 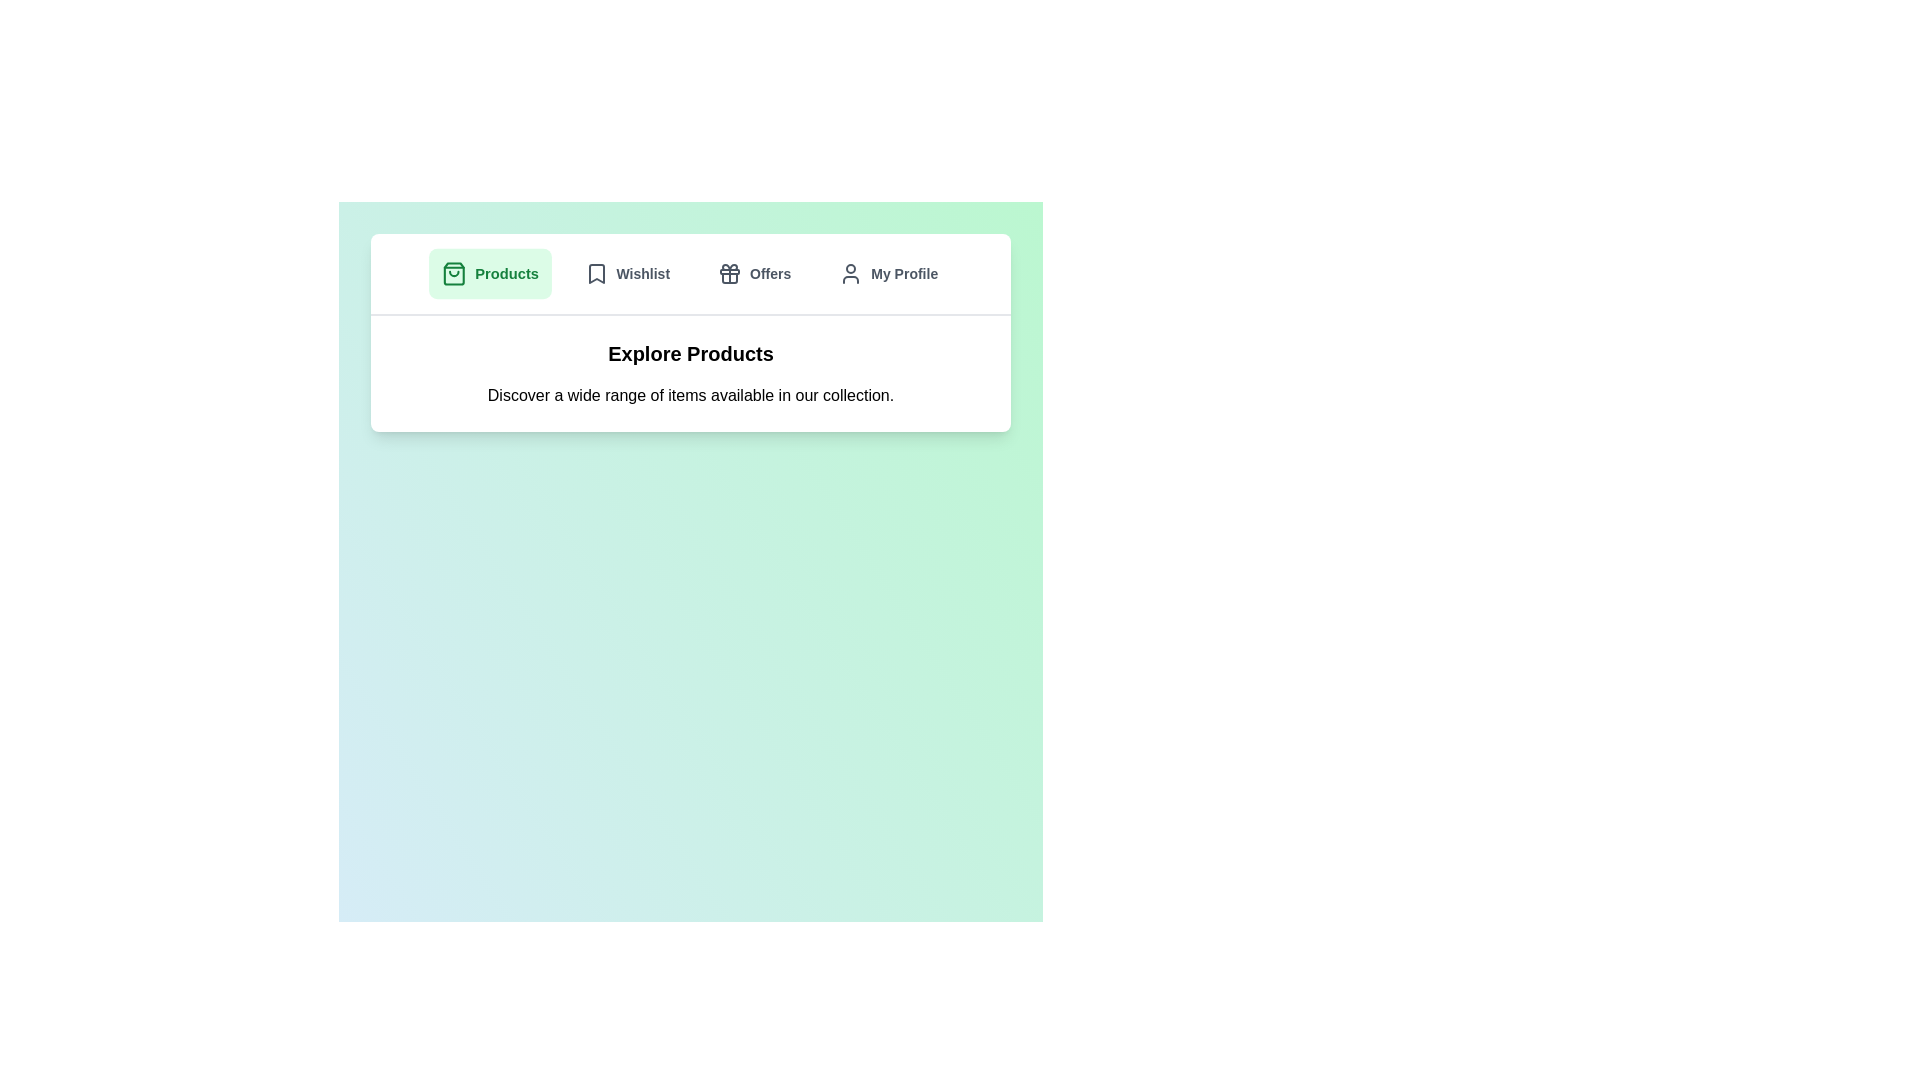 What do you see at coordinates (490, 273) in the screenshot?
I see `the 'Products' button, which is a light green rectangular button with rounded corners located` at bounding box center [490, 273].